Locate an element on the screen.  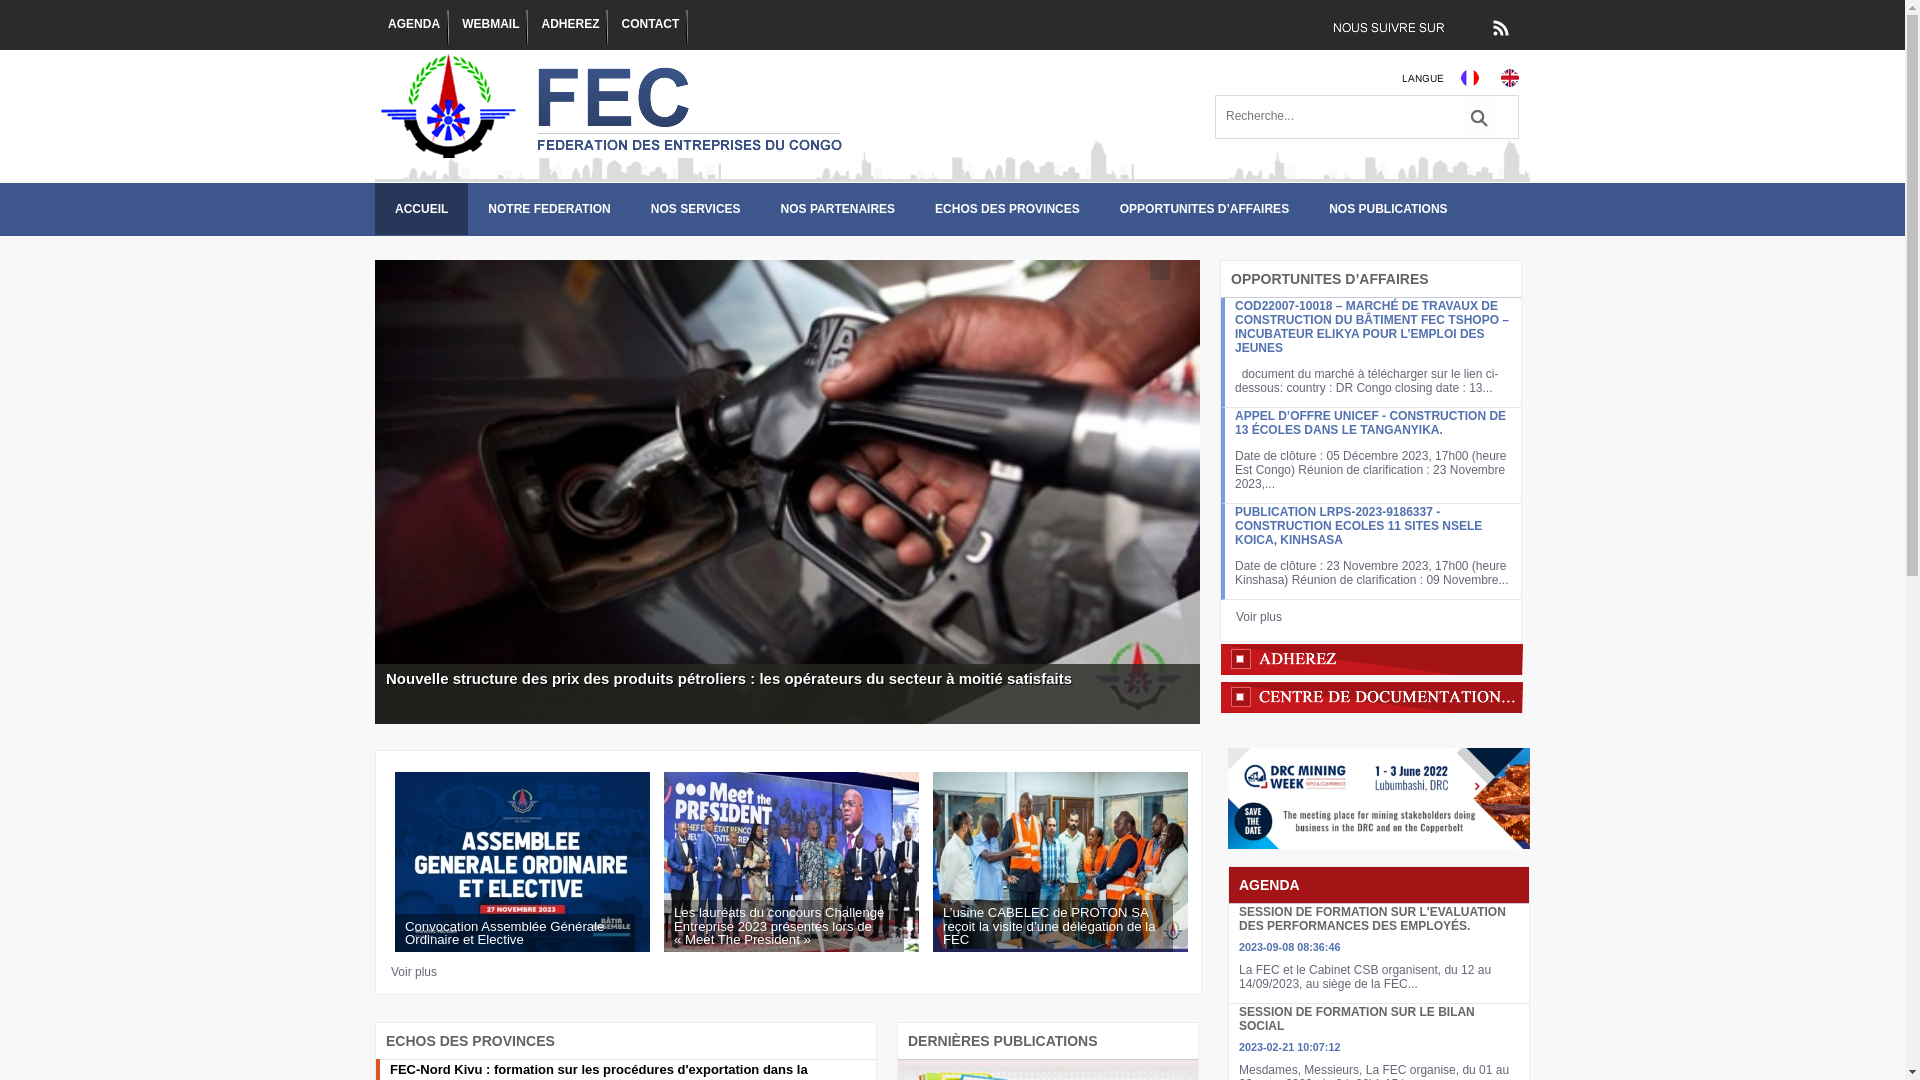
'ECHOS DES PROVINCES' is located at coordinates (1007, 208).